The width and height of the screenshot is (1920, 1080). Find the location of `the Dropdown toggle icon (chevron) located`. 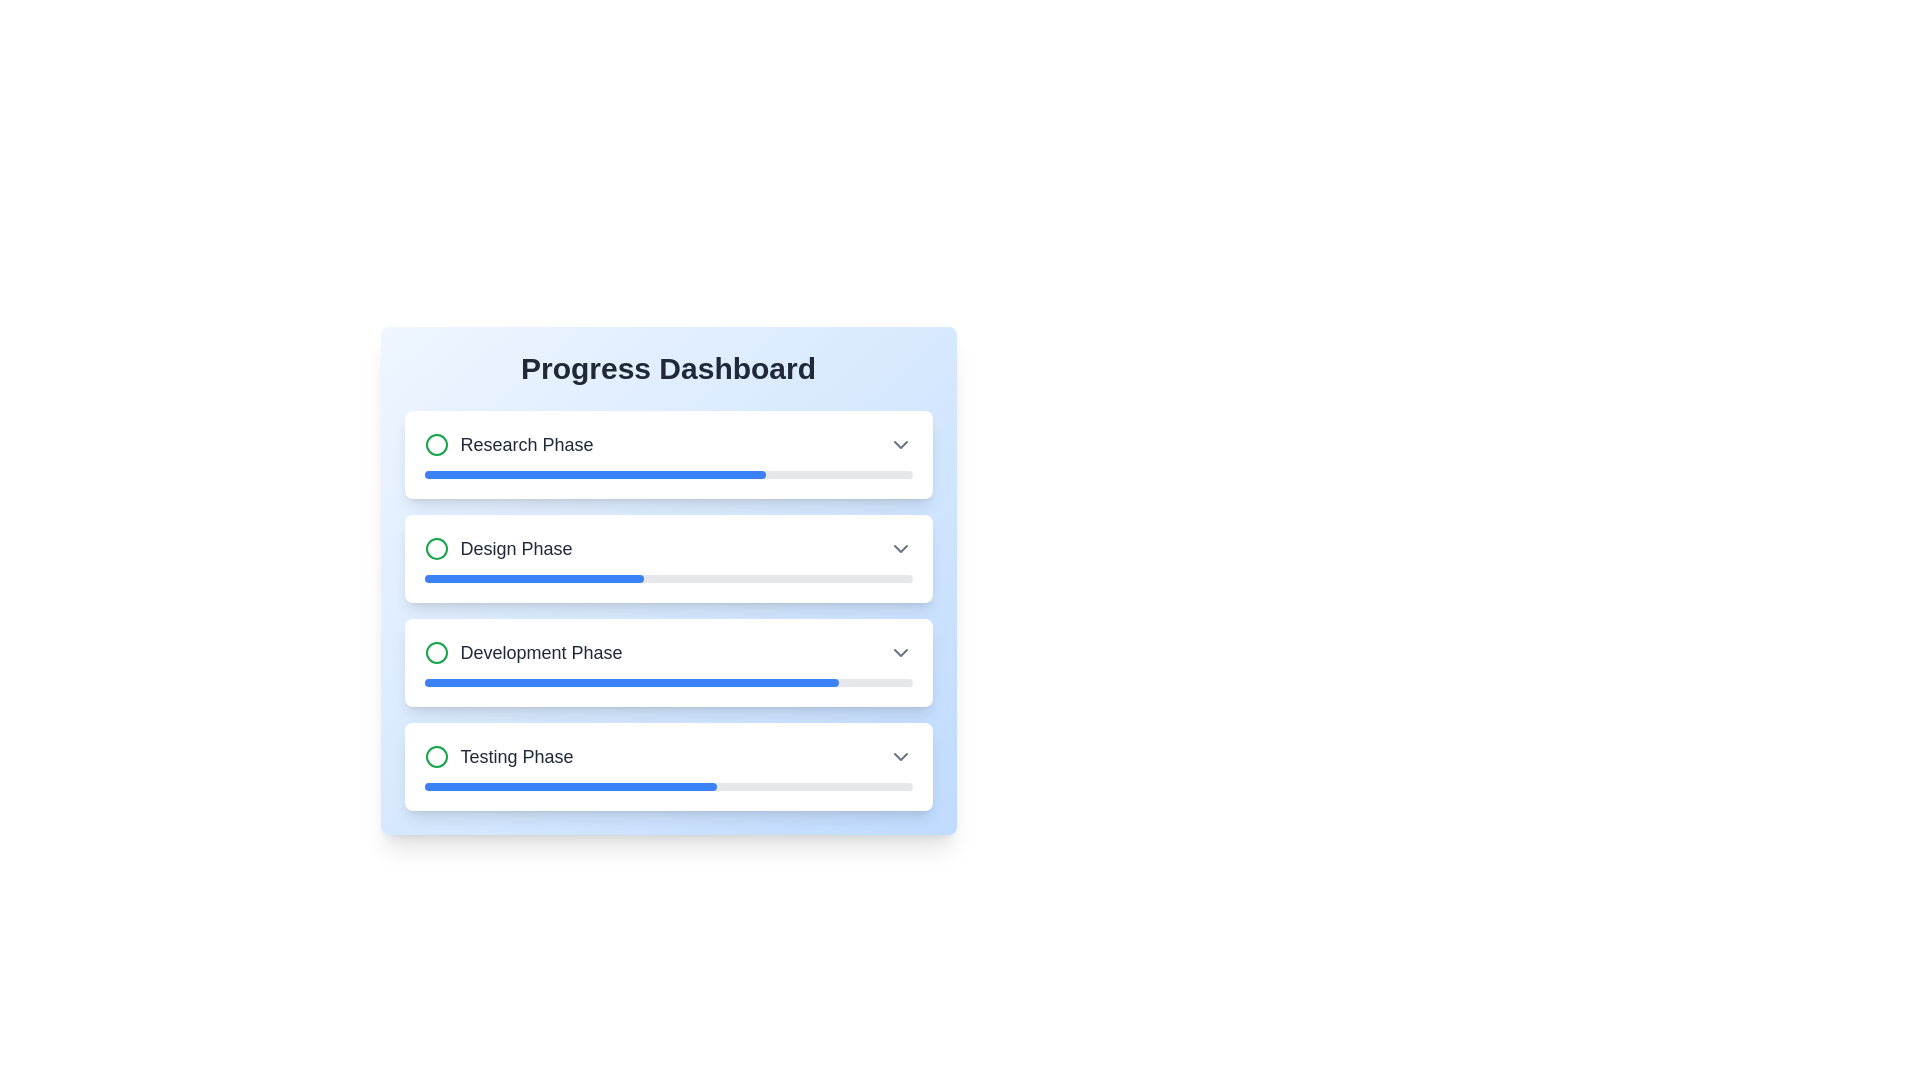

the Dropdown toggle icon (chevron) located is located at coordinates (899, 756).